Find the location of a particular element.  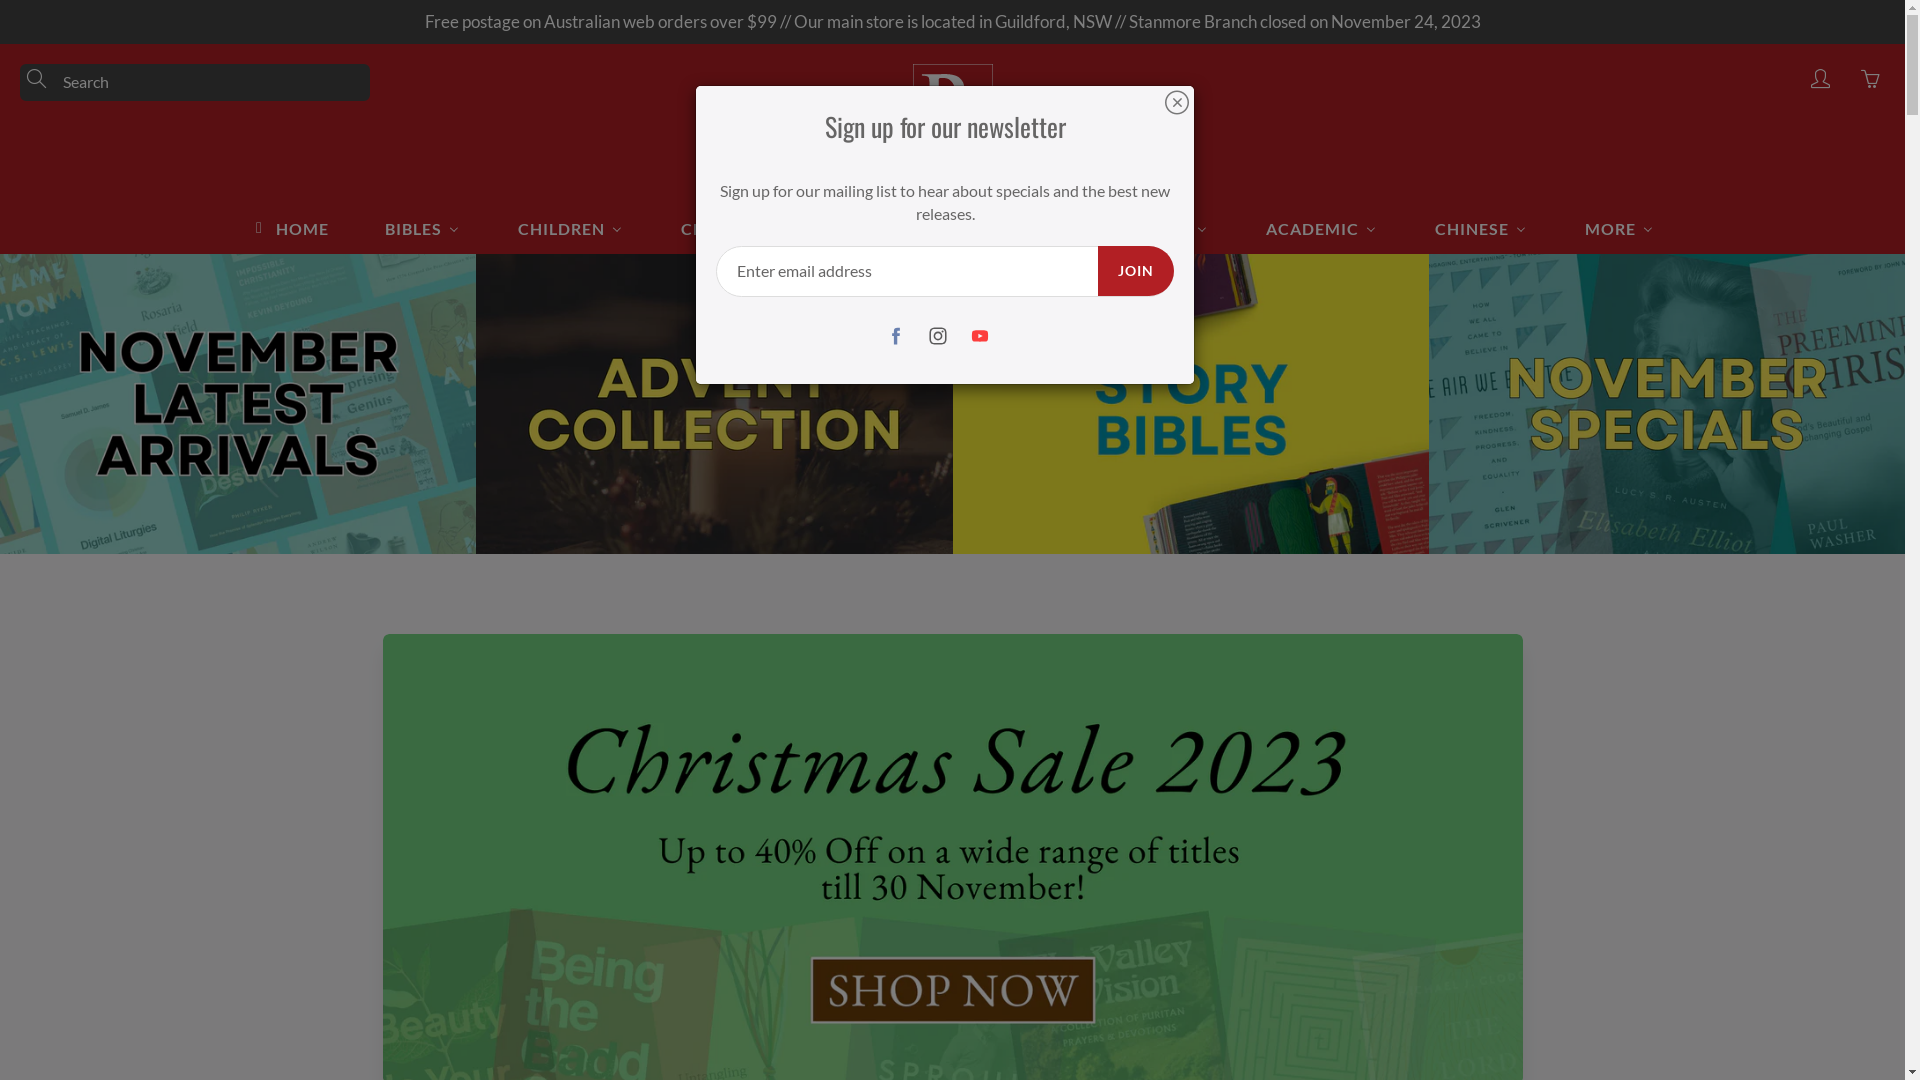

'Instagram' is located at coordinates (936, 335).